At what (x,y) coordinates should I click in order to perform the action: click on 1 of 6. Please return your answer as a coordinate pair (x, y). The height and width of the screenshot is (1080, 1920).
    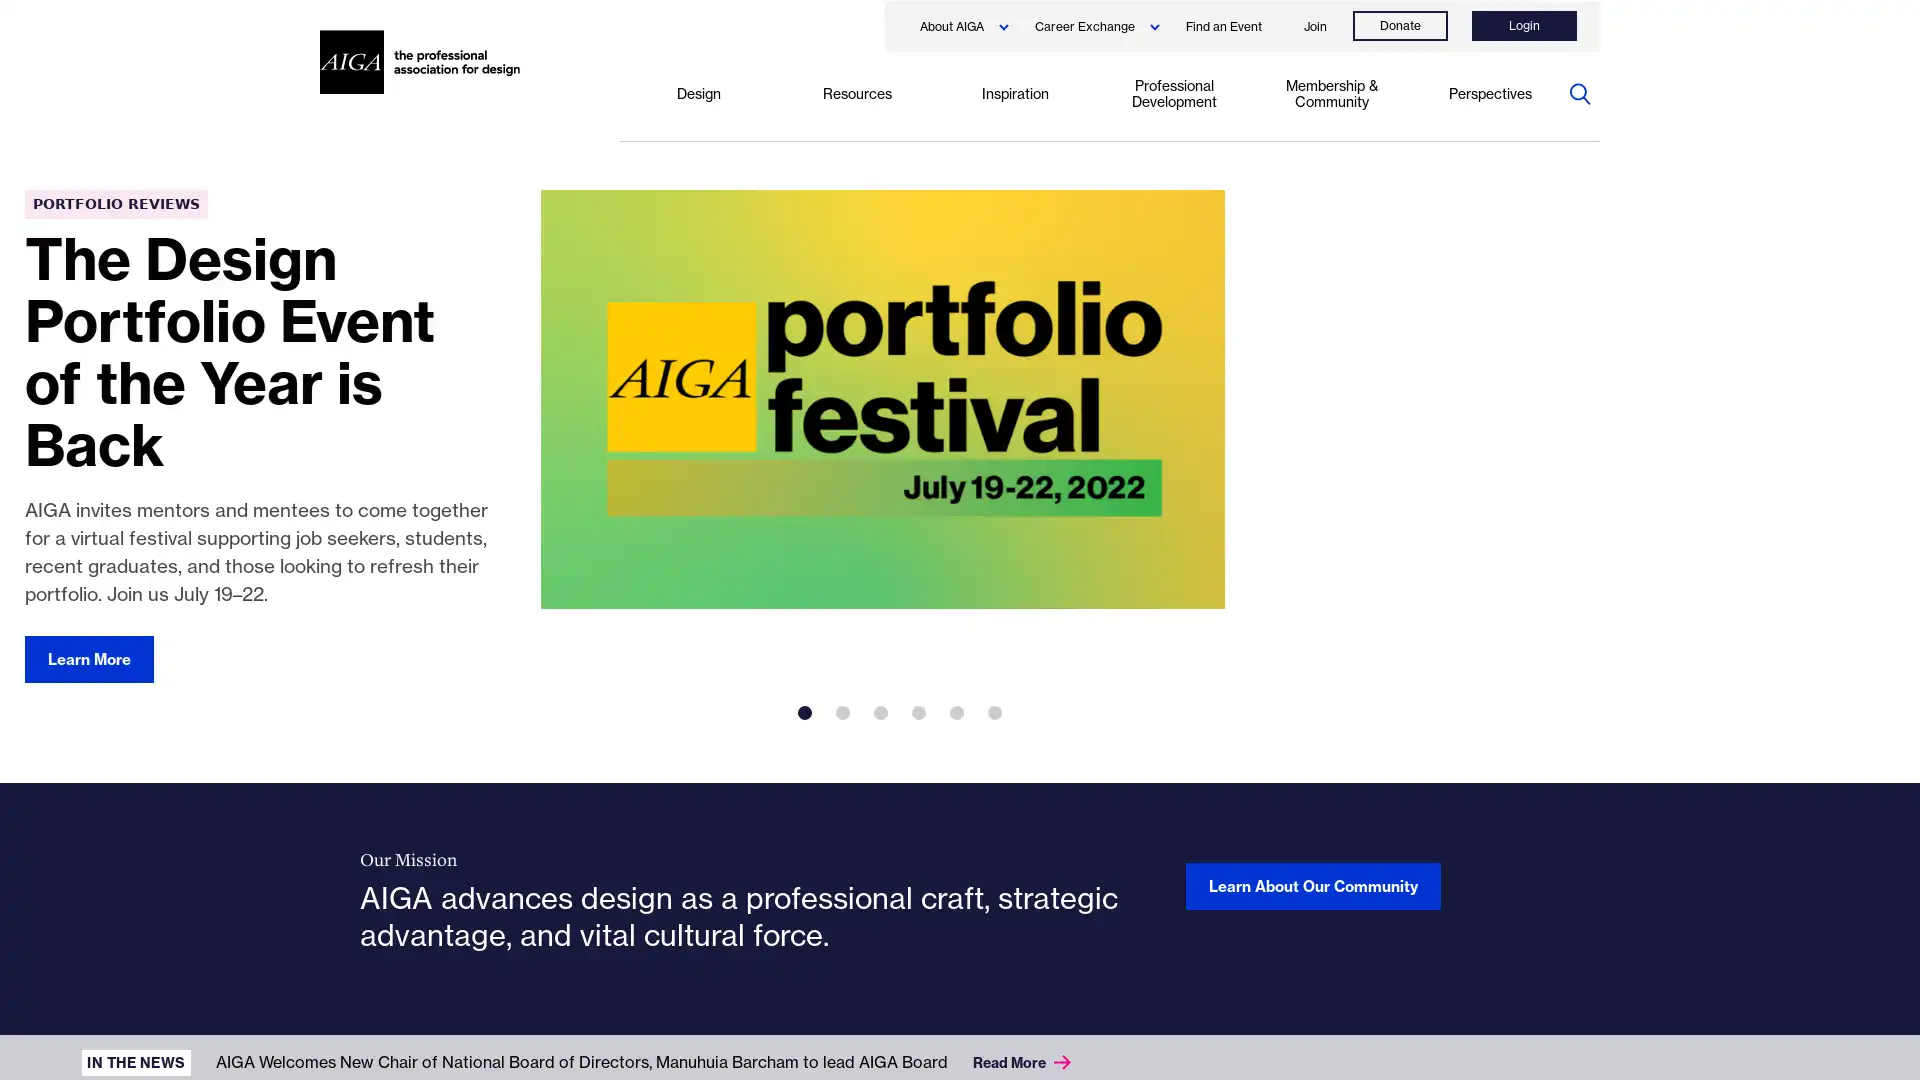
    Looking at the image, I should click on (805, 712).